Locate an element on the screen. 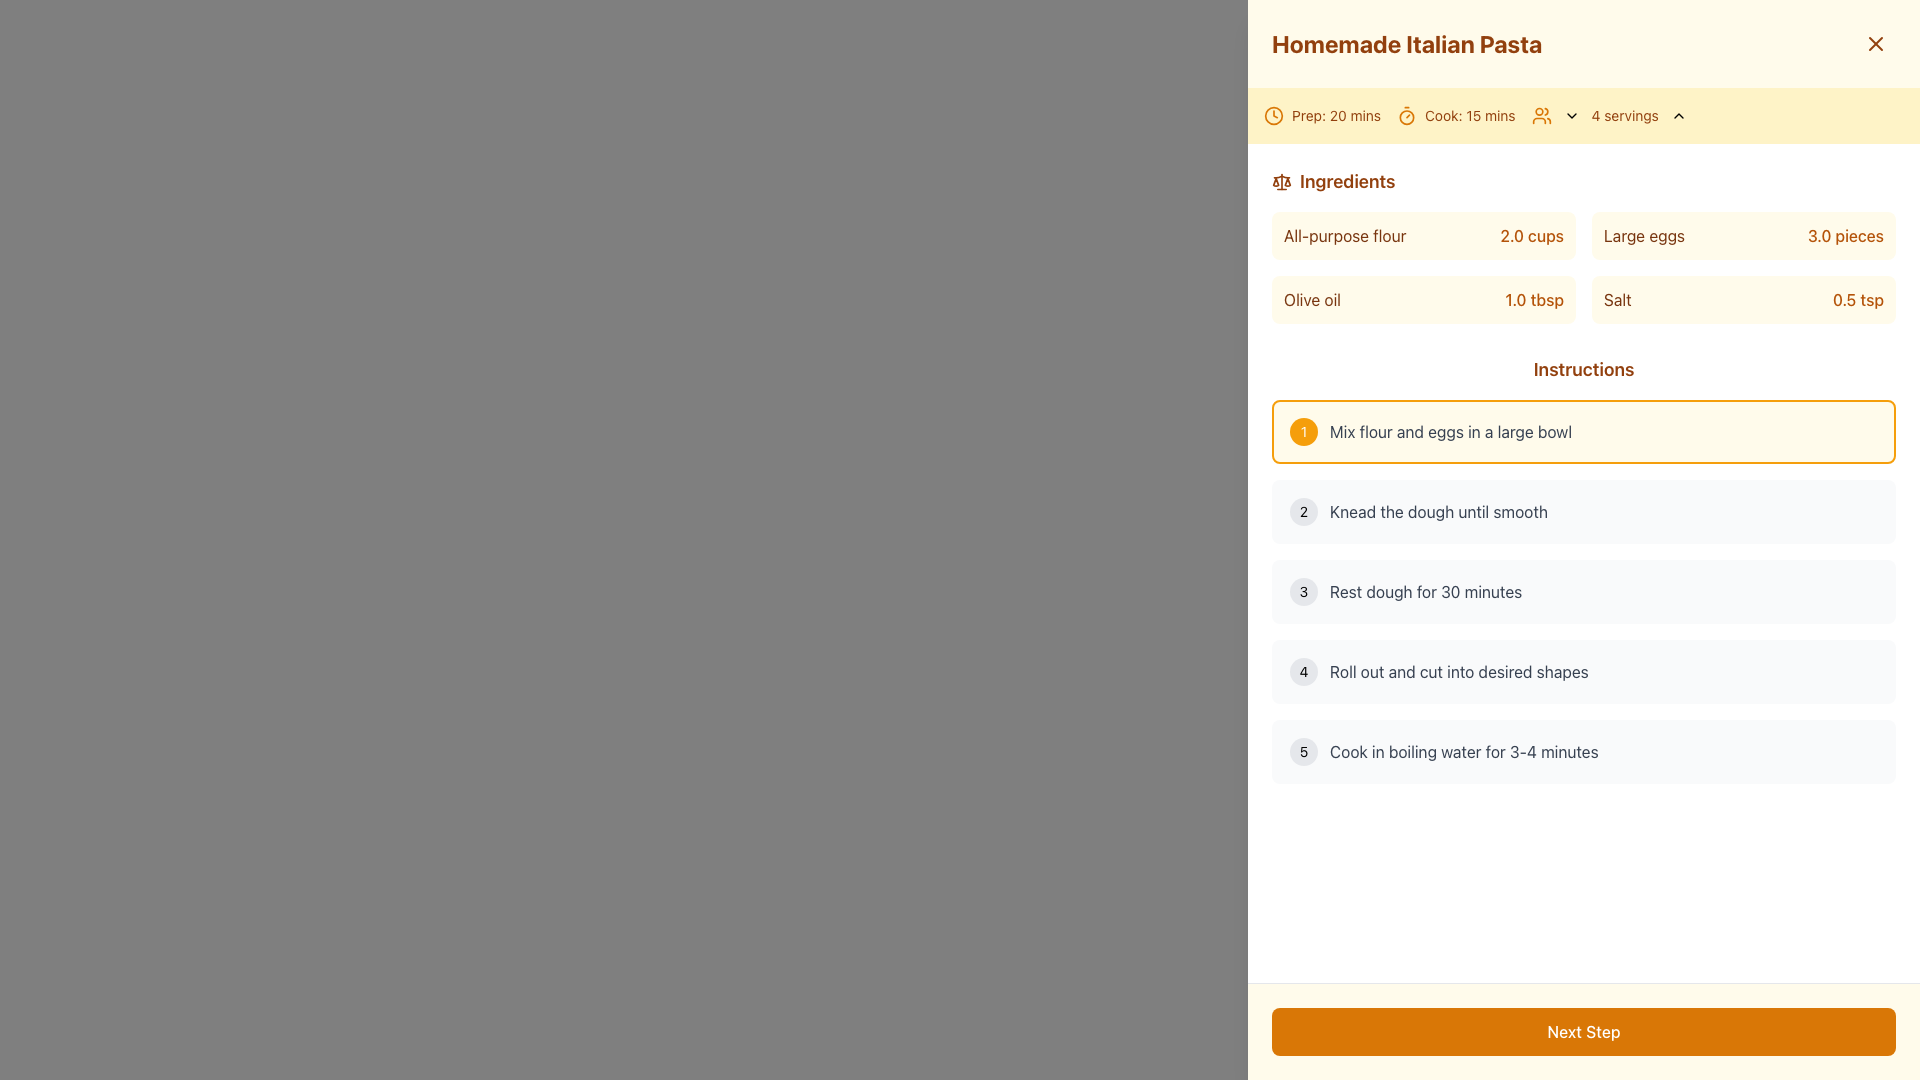 The image size is (1920, 1080). the circular element within the 'Prep time' icon in the top right corner of the layout is located at coordinates (1272, 115).